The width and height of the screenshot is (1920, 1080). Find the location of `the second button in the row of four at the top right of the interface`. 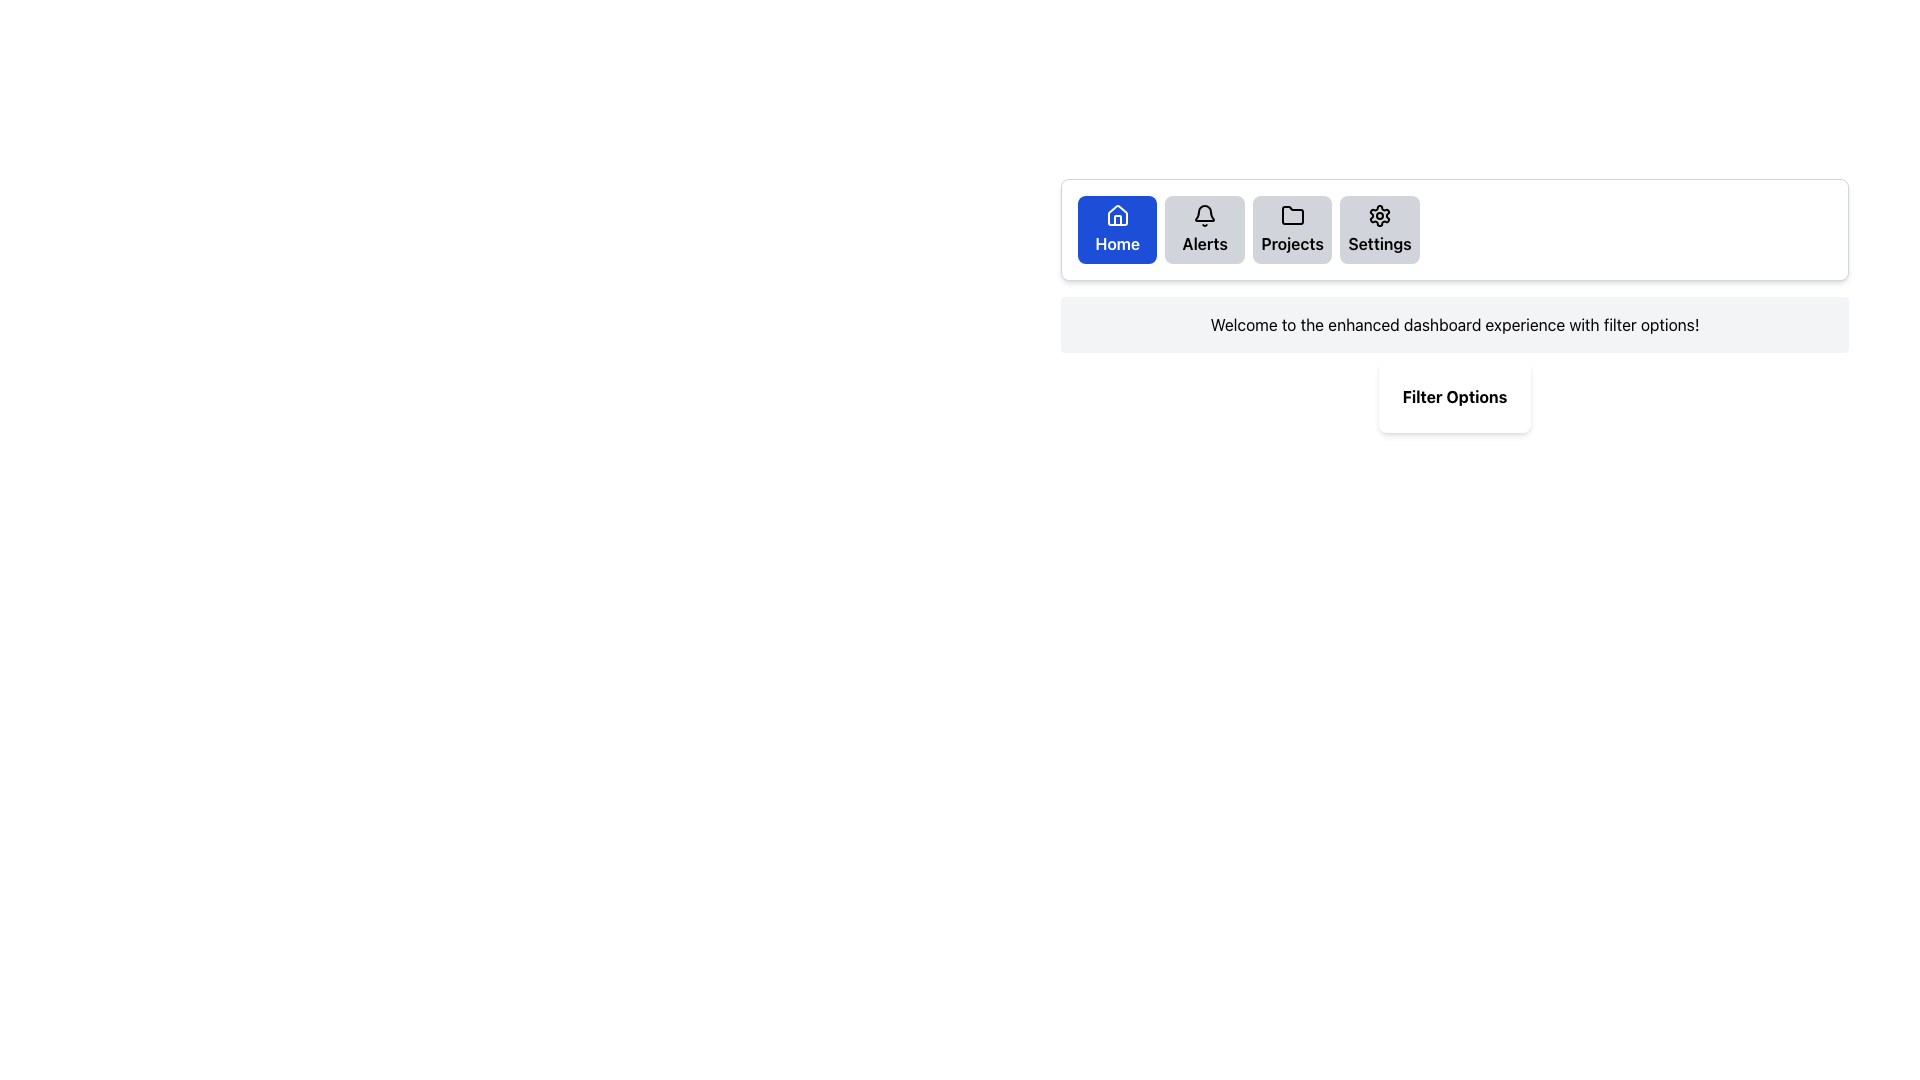

the second button in the row of four at the top right of the interface is located at coordinates (1204, 229).